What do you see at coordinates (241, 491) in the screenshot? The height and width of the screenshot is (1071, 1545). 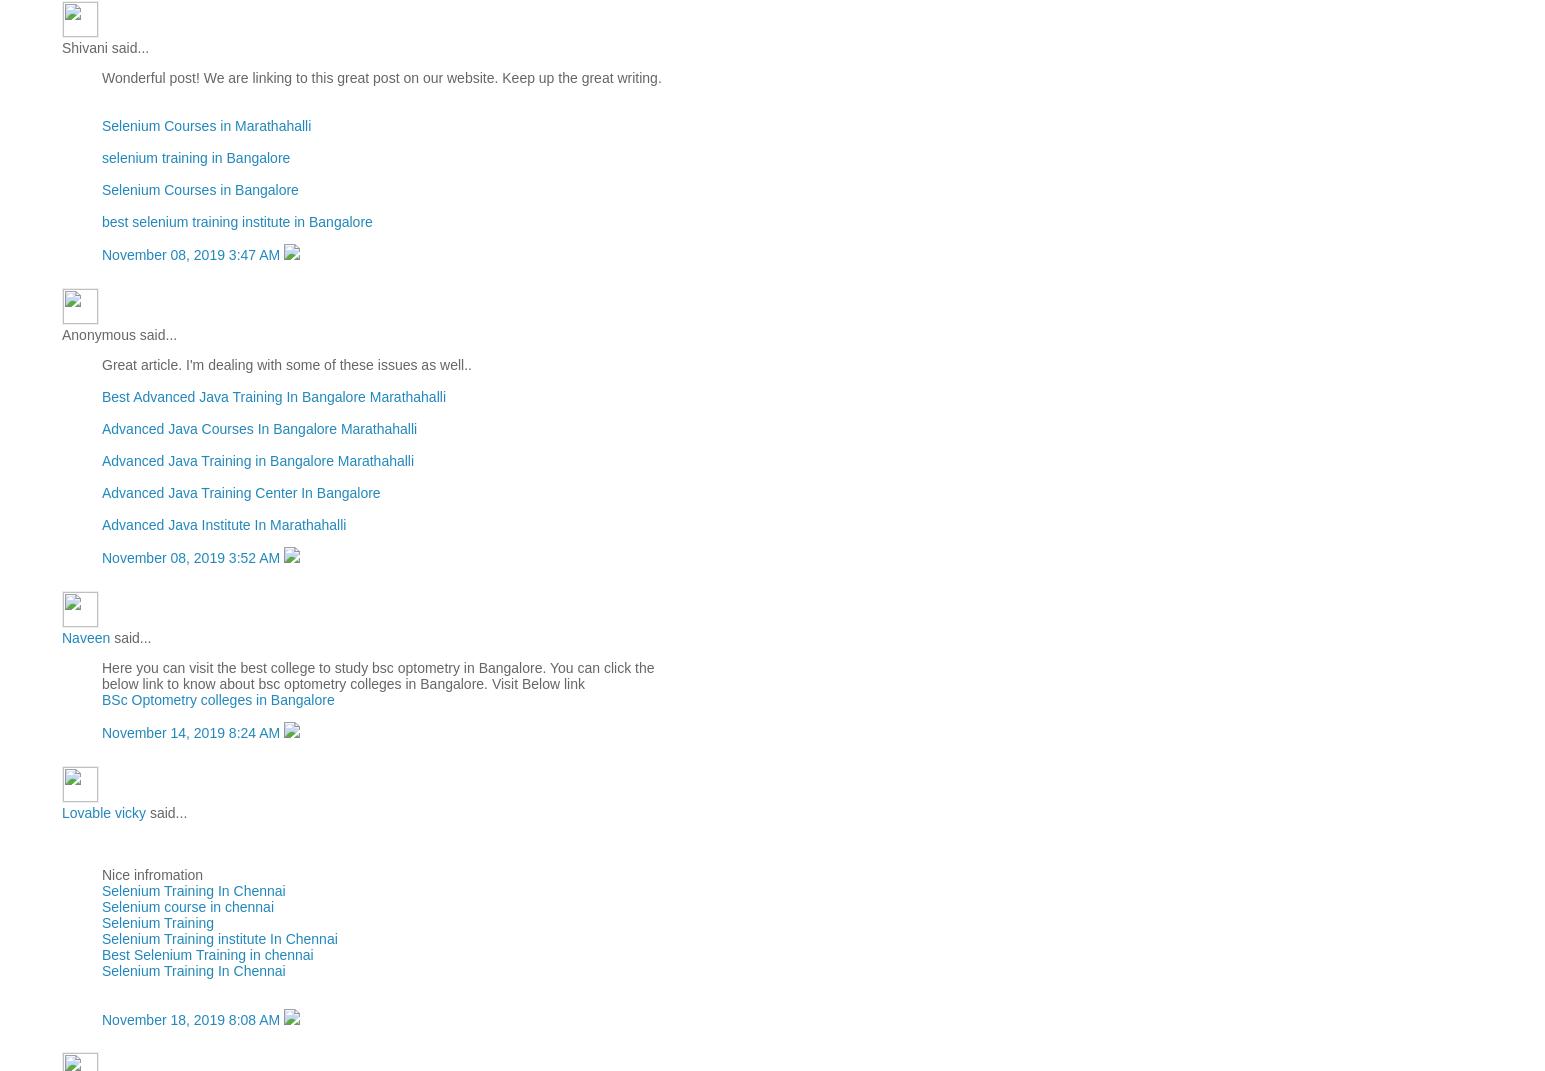 I see `'Advanced Java Training Center In Bangalore'` at bounding box center [241, 491].